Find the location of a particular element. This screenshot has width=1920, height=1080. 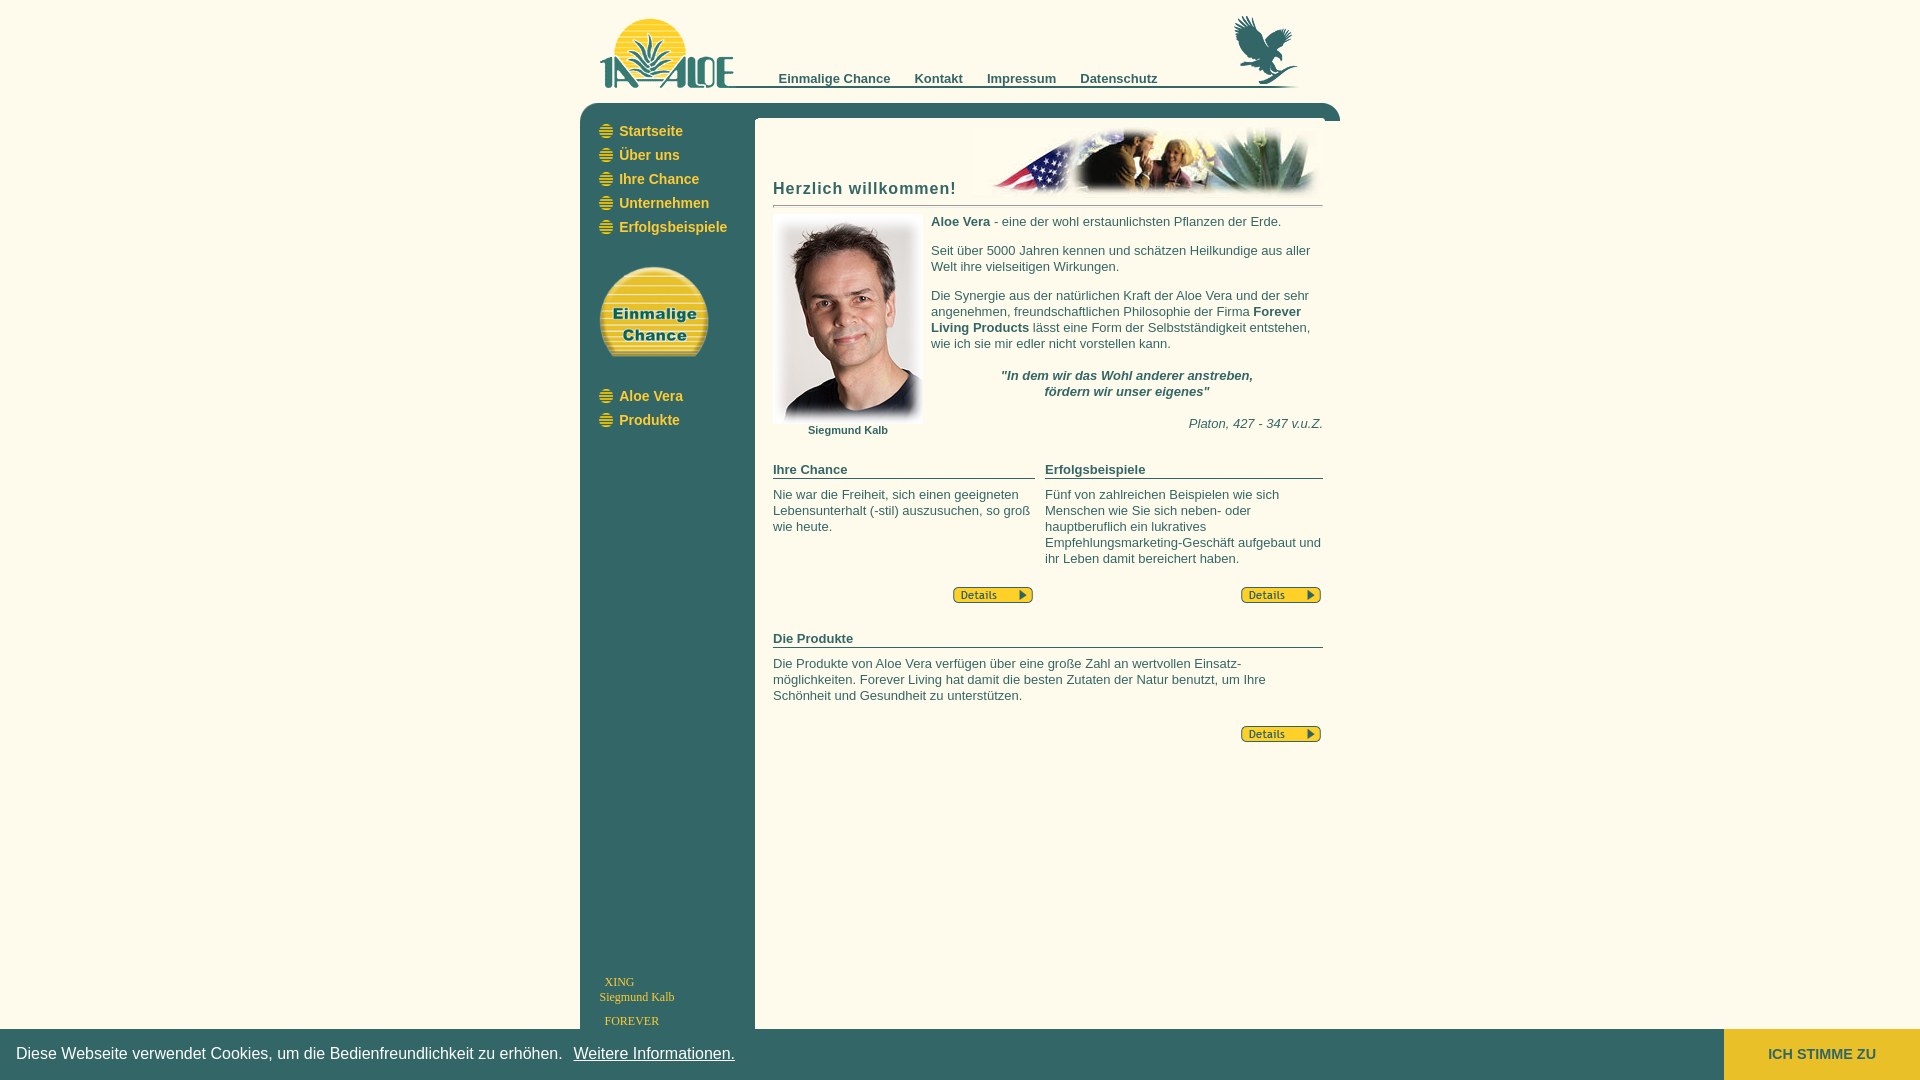

'Produkte' is located at coordinates (649, 419).